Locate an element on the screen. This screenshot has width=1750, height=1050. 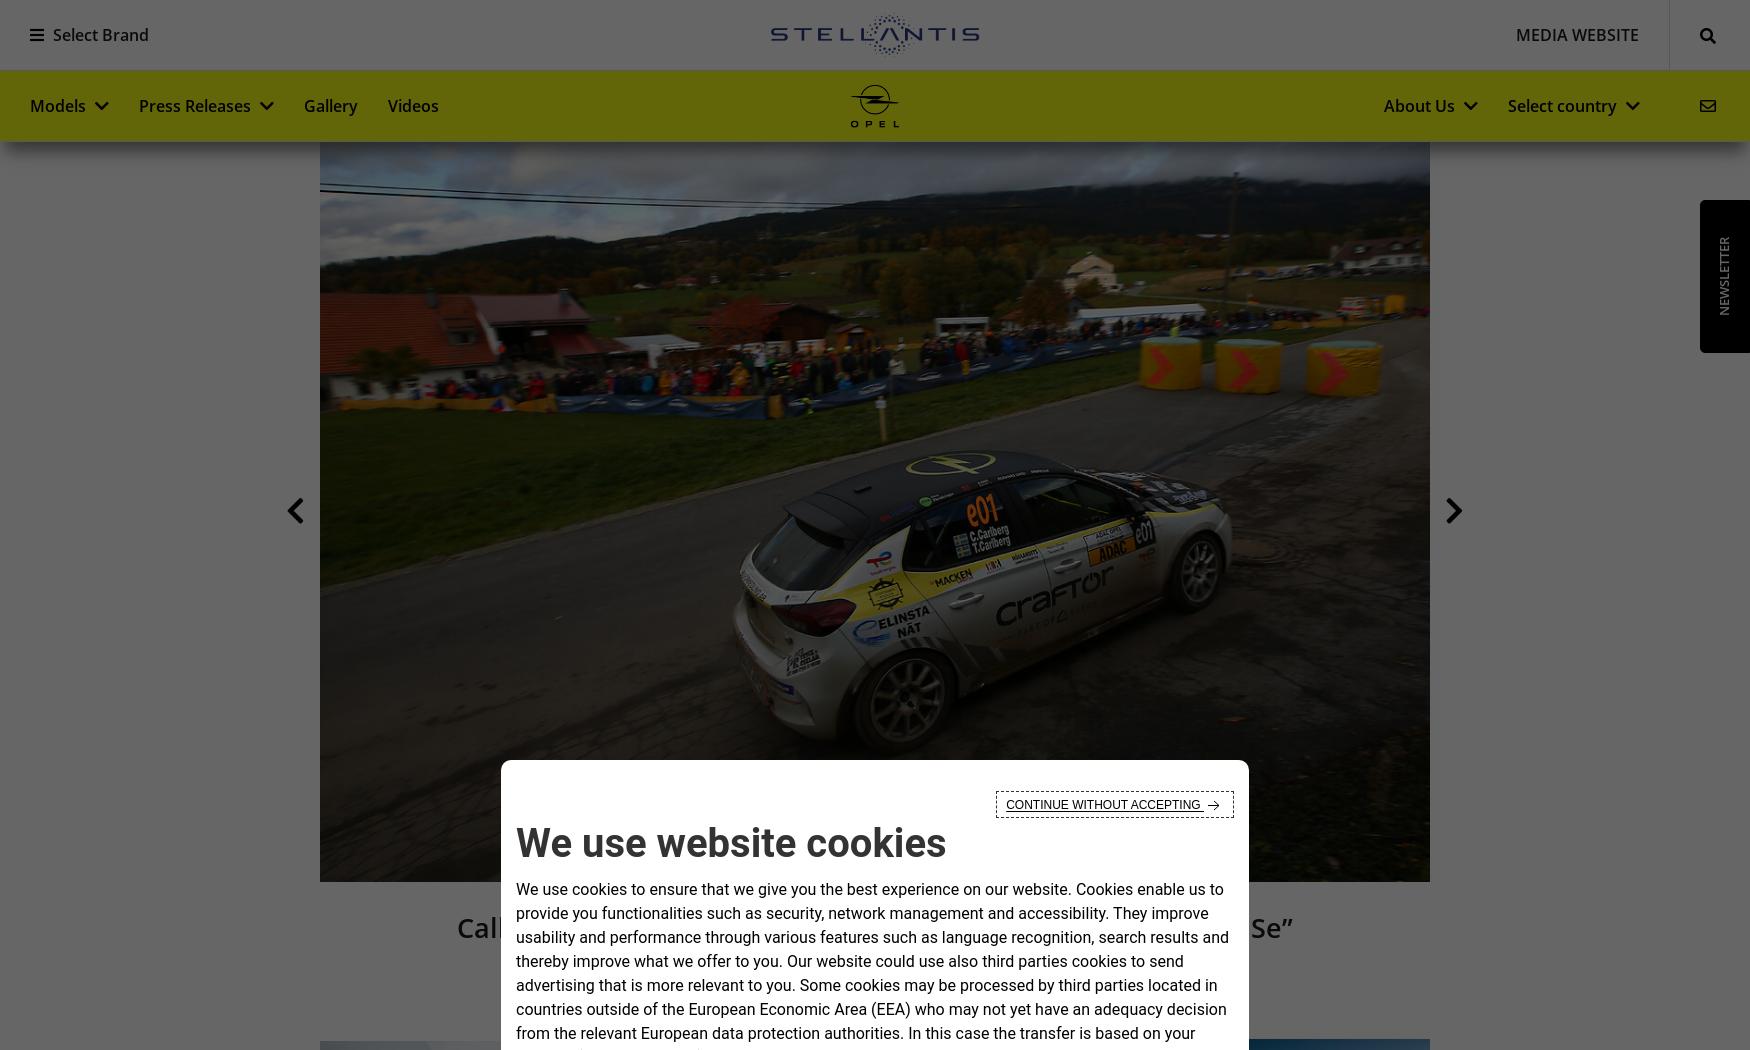
'Select Brand' is located at coordinates (100, 34).